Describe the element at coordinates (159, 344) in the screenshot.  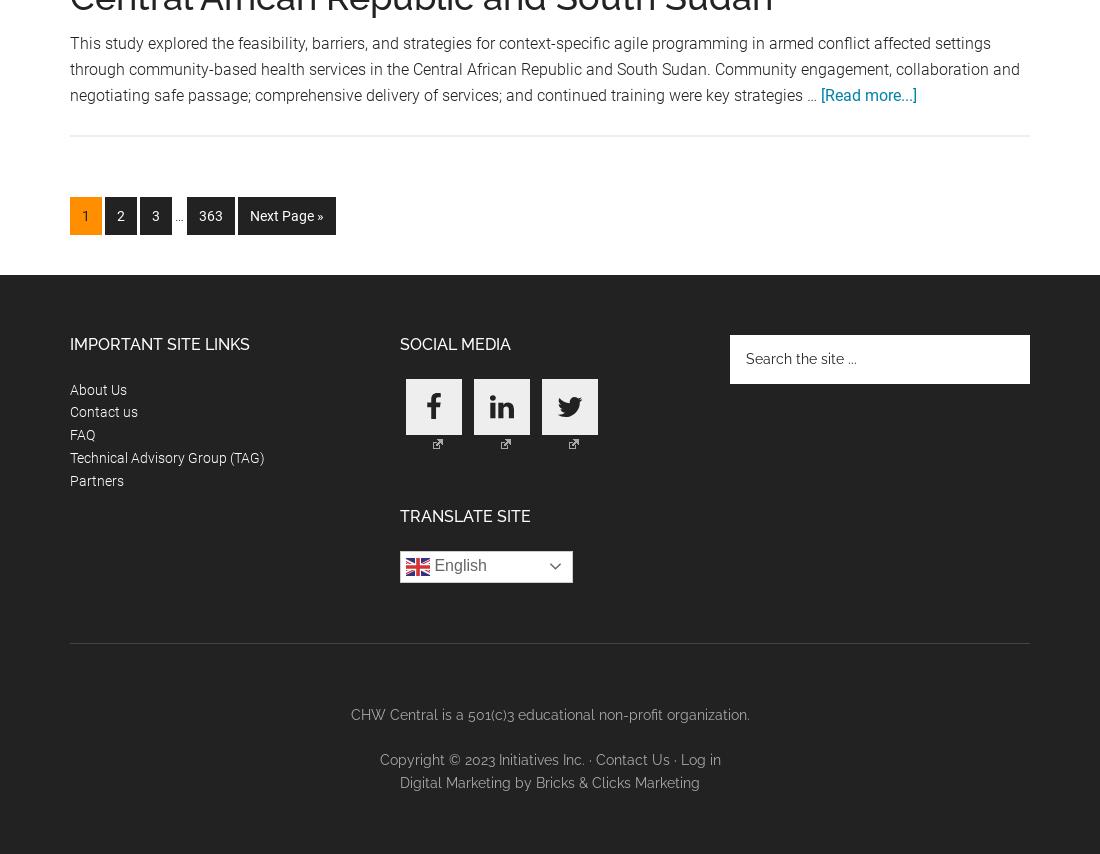
I see `'Important Site Links'` at that location.